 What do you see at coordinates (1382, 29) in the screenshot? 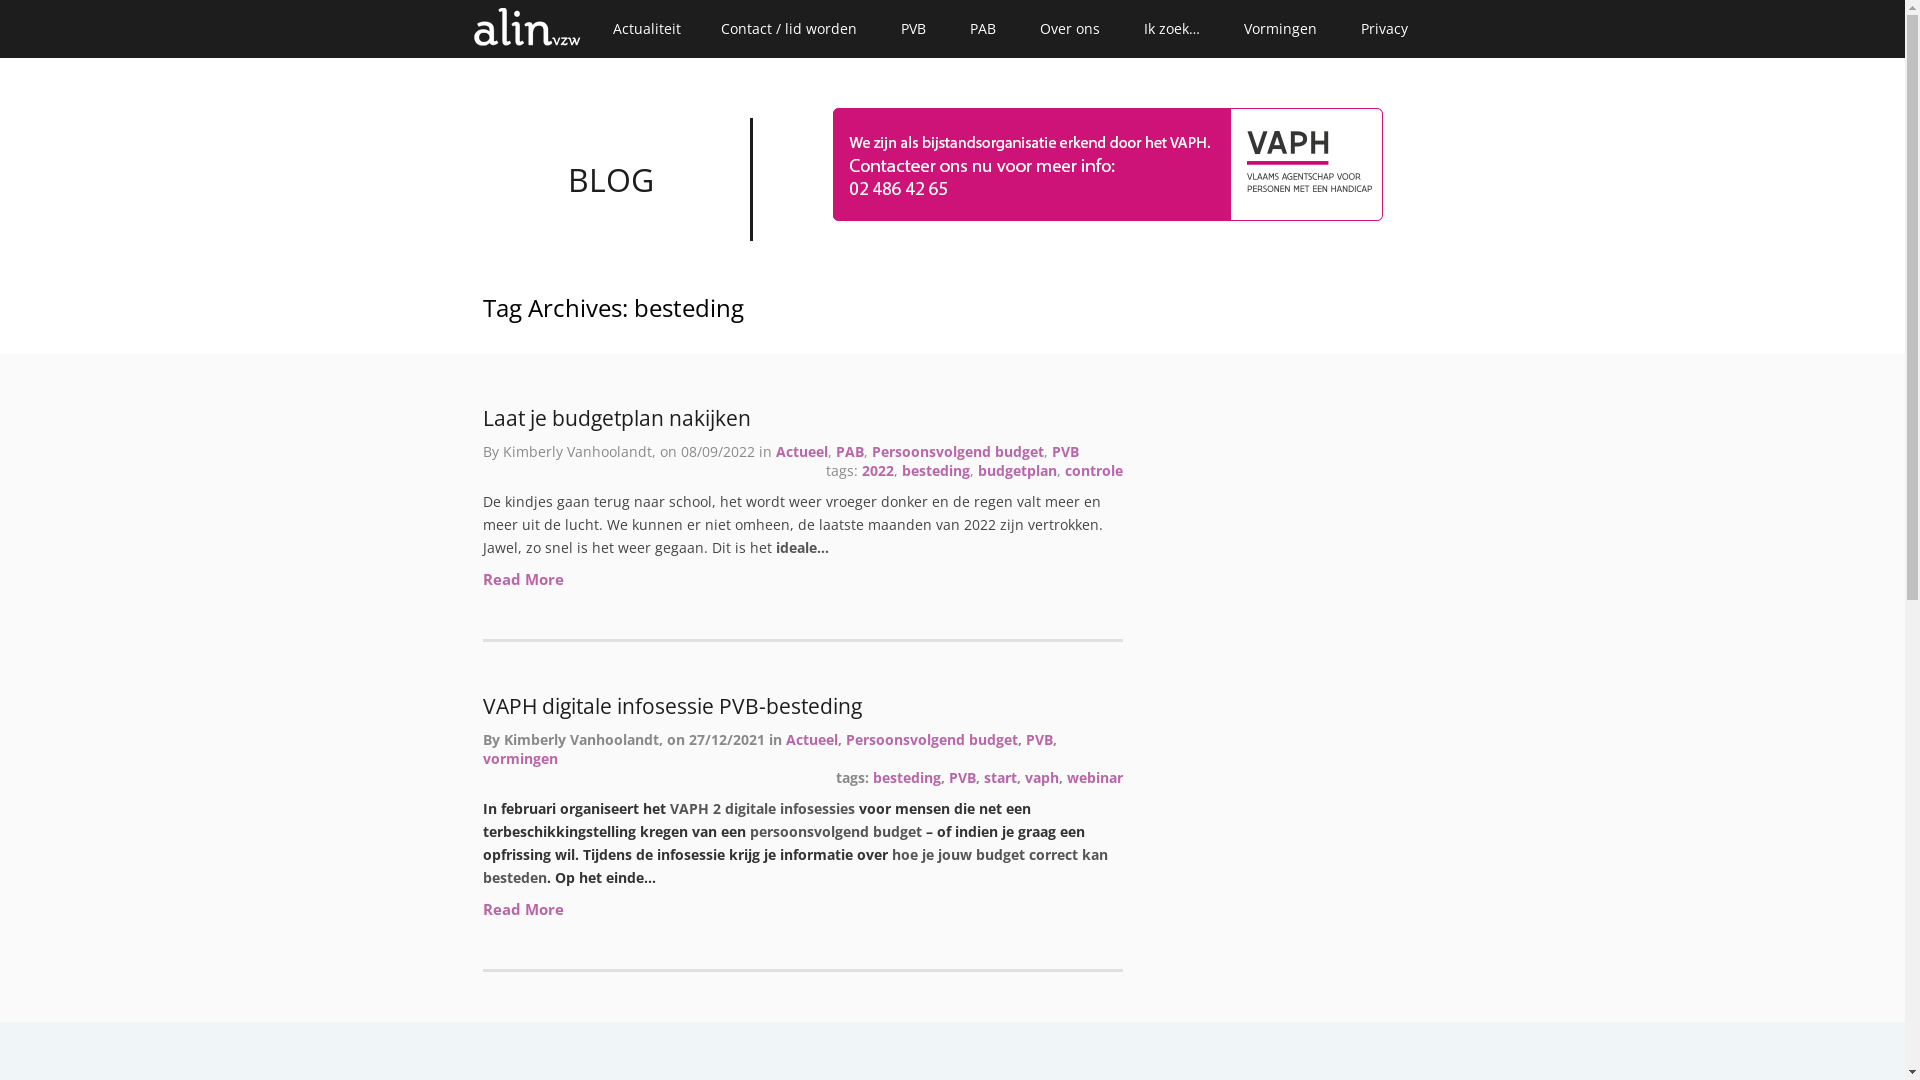
I see `'Privacy'` at bounding box center [1382, 29].